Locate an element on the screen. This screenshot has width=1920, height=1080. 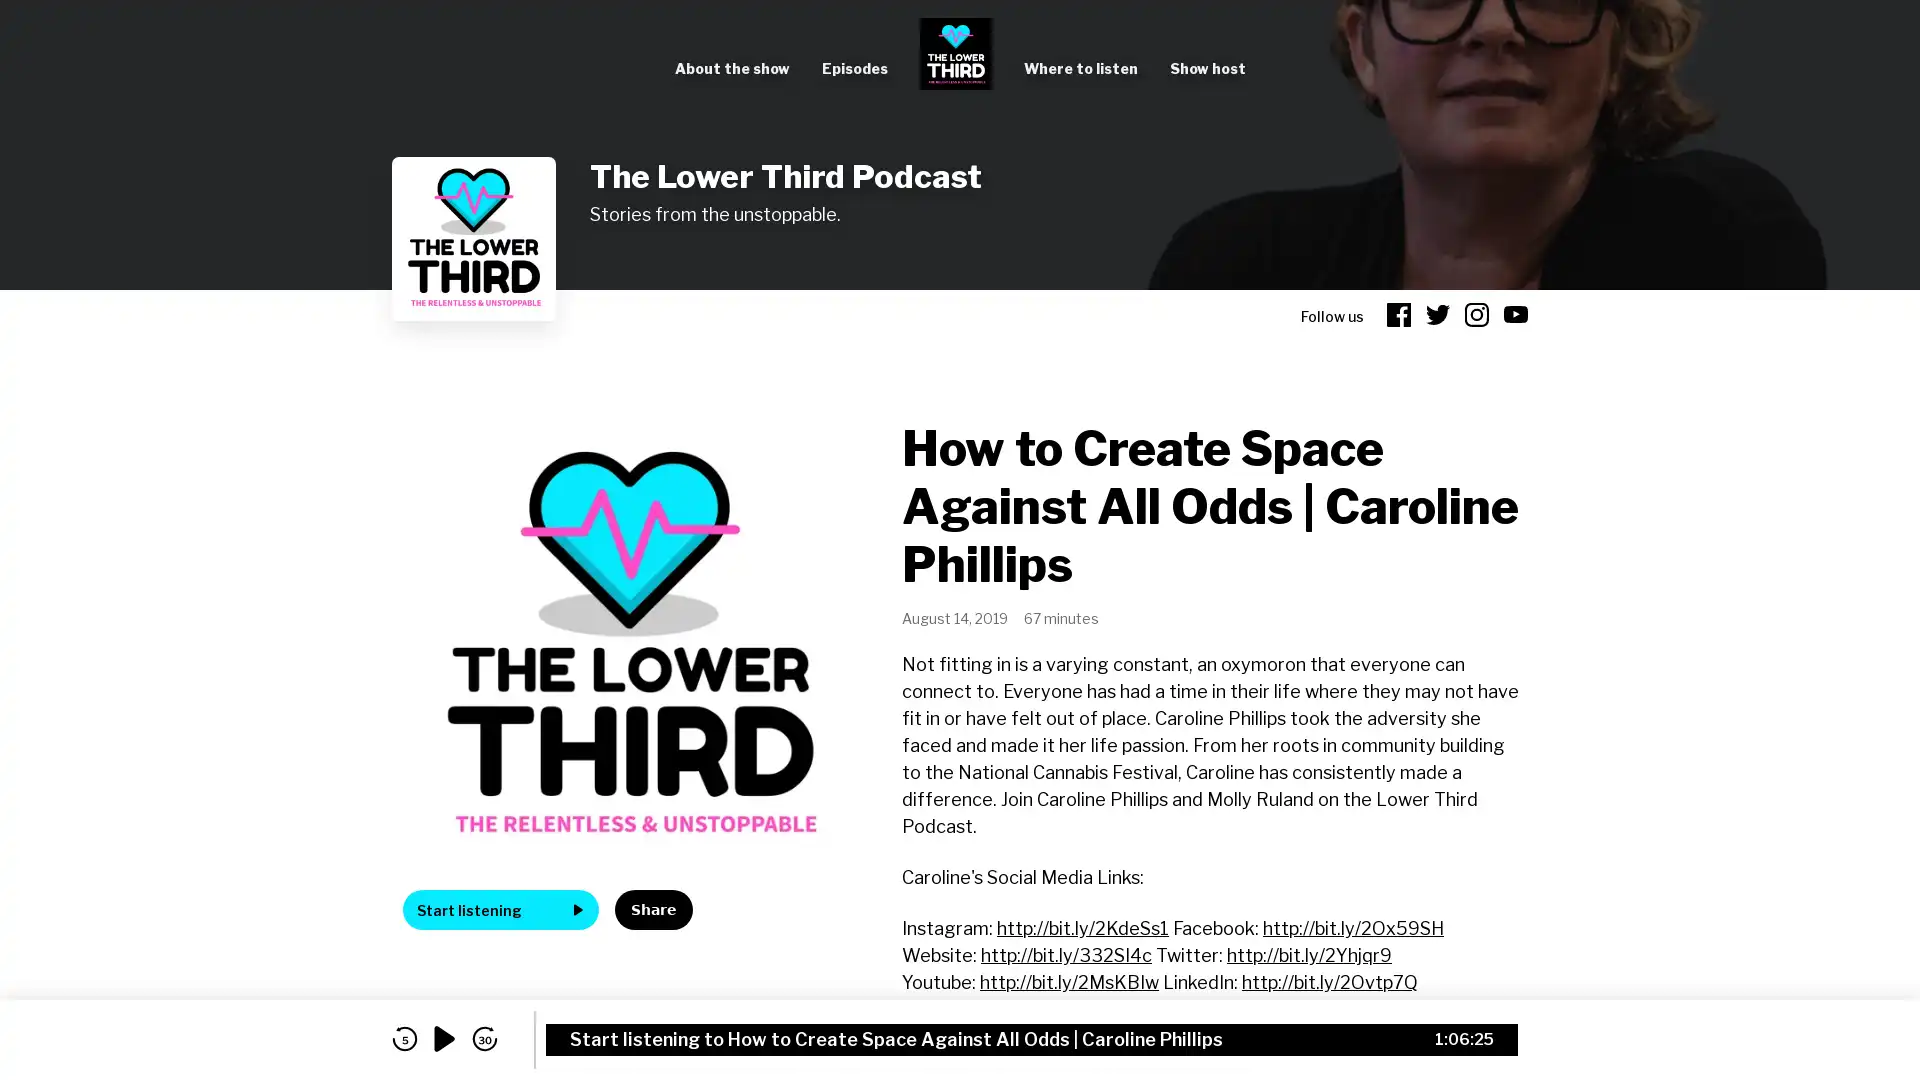
skip back 5 seconds is located at coordinates (403, 1038).